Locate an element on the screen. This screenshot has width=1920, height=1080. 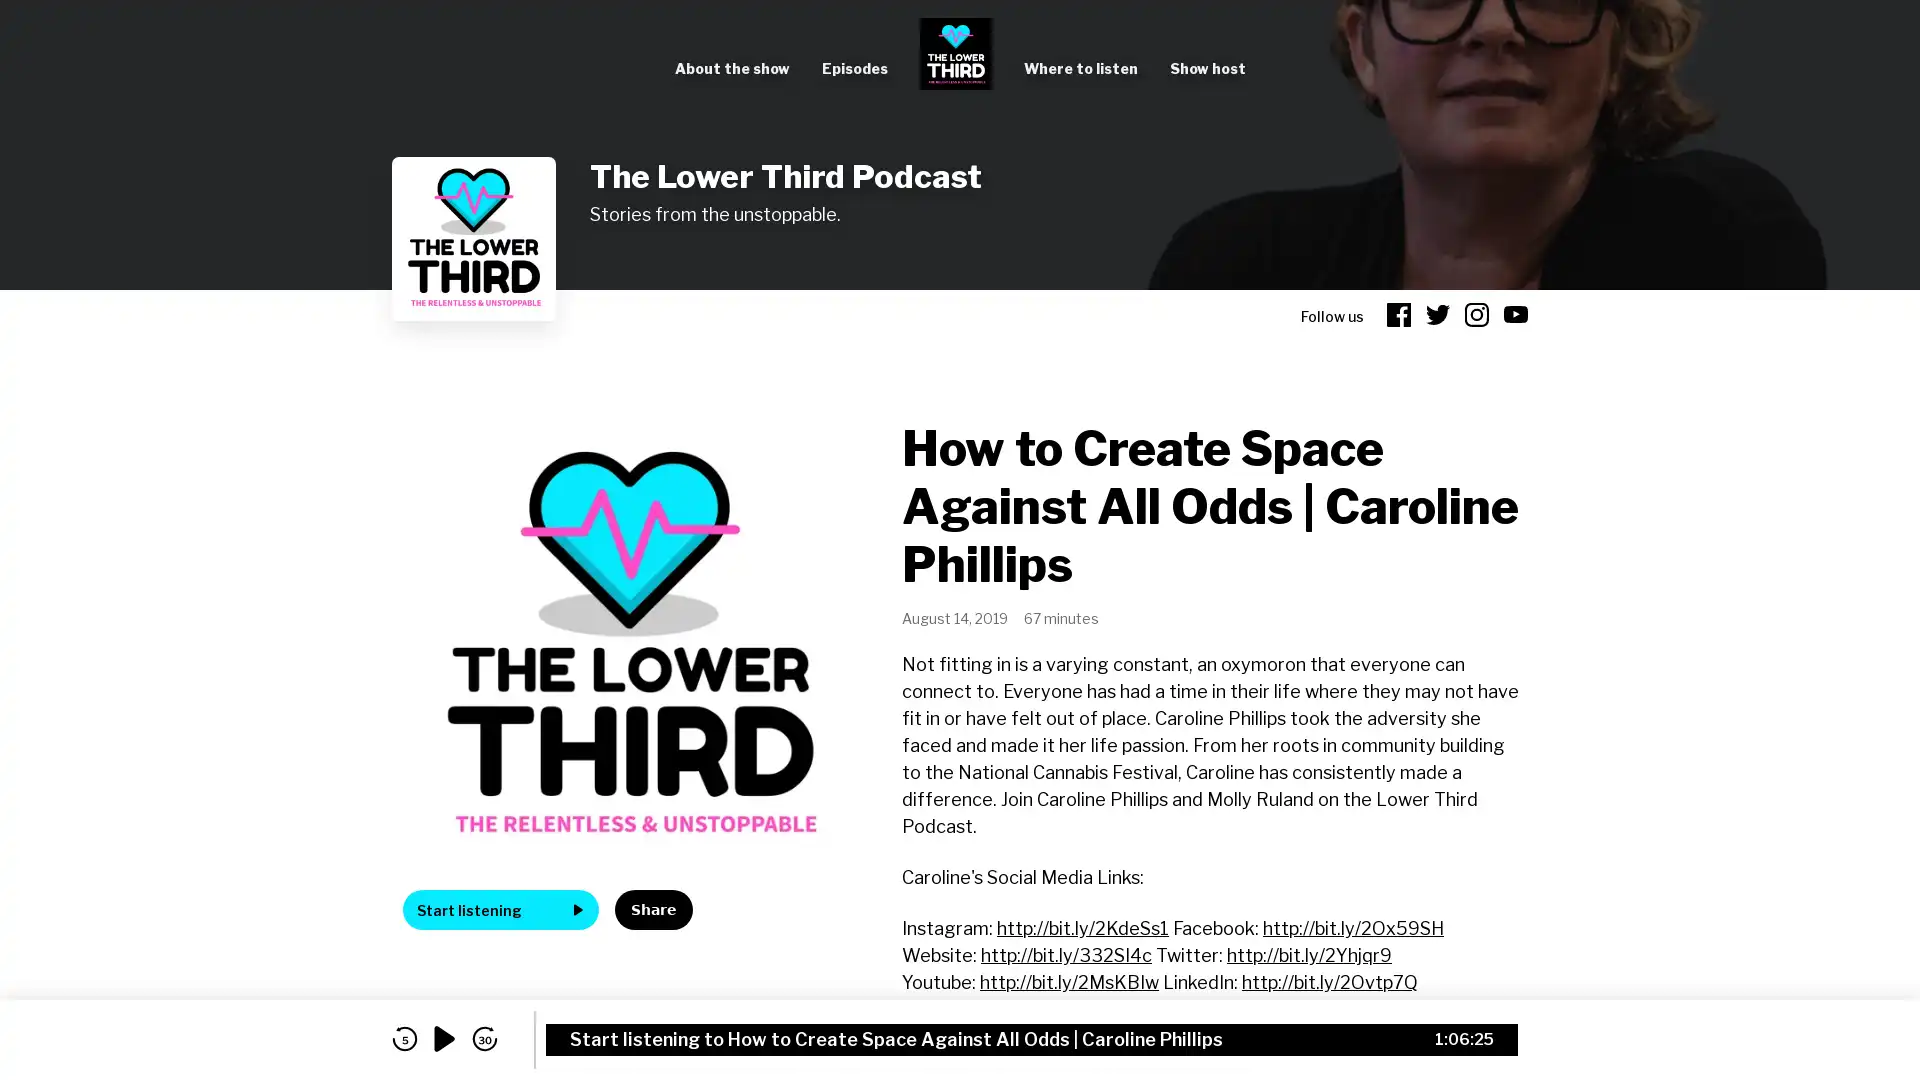
skip back 5 seconds is located at coordinates (403, 1038).